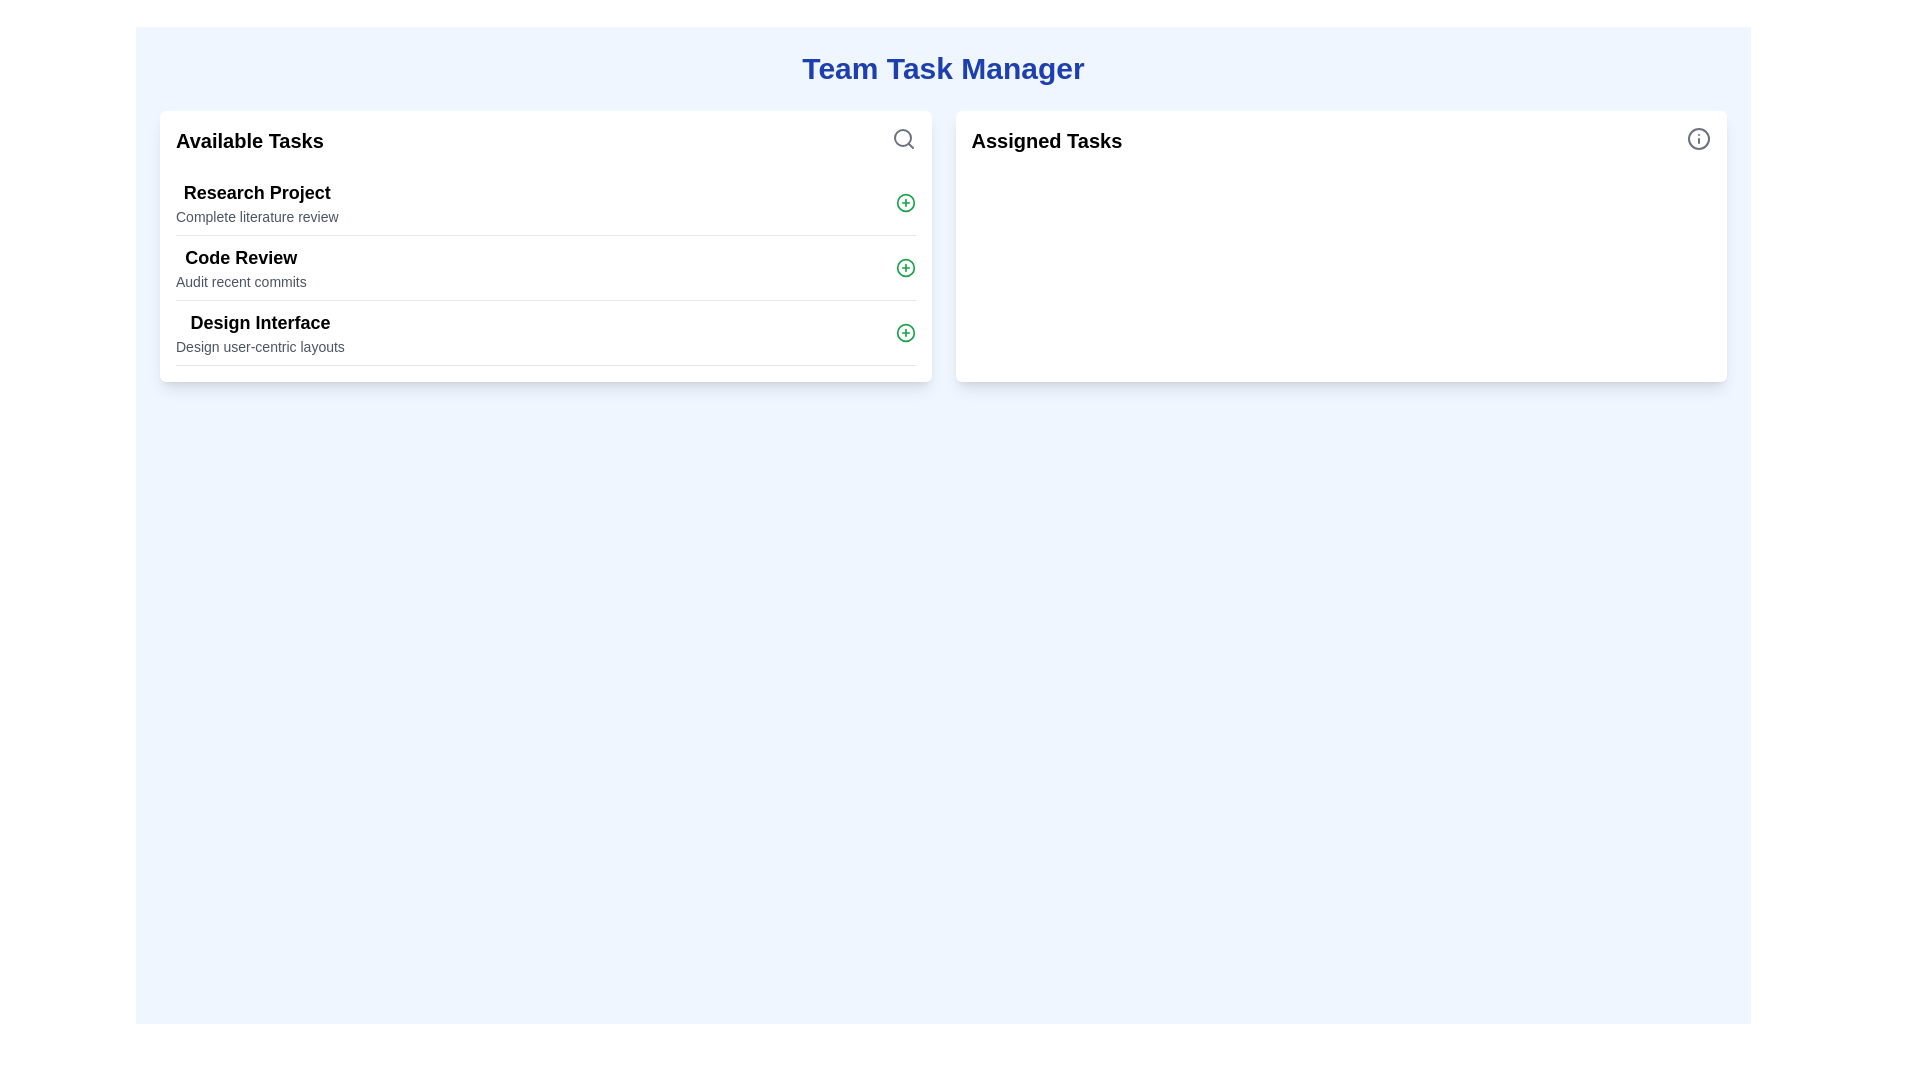 This screenshot has height=1080, width=1920. What do you see at coordinates (1698, 137) in the screenshot?
I see `the circular outline in the SVG graphic element that represents an 'info' symbol, located in the upper-right corner of the 'Assigned Tasks' panel` at bounding box center [1698, 137].